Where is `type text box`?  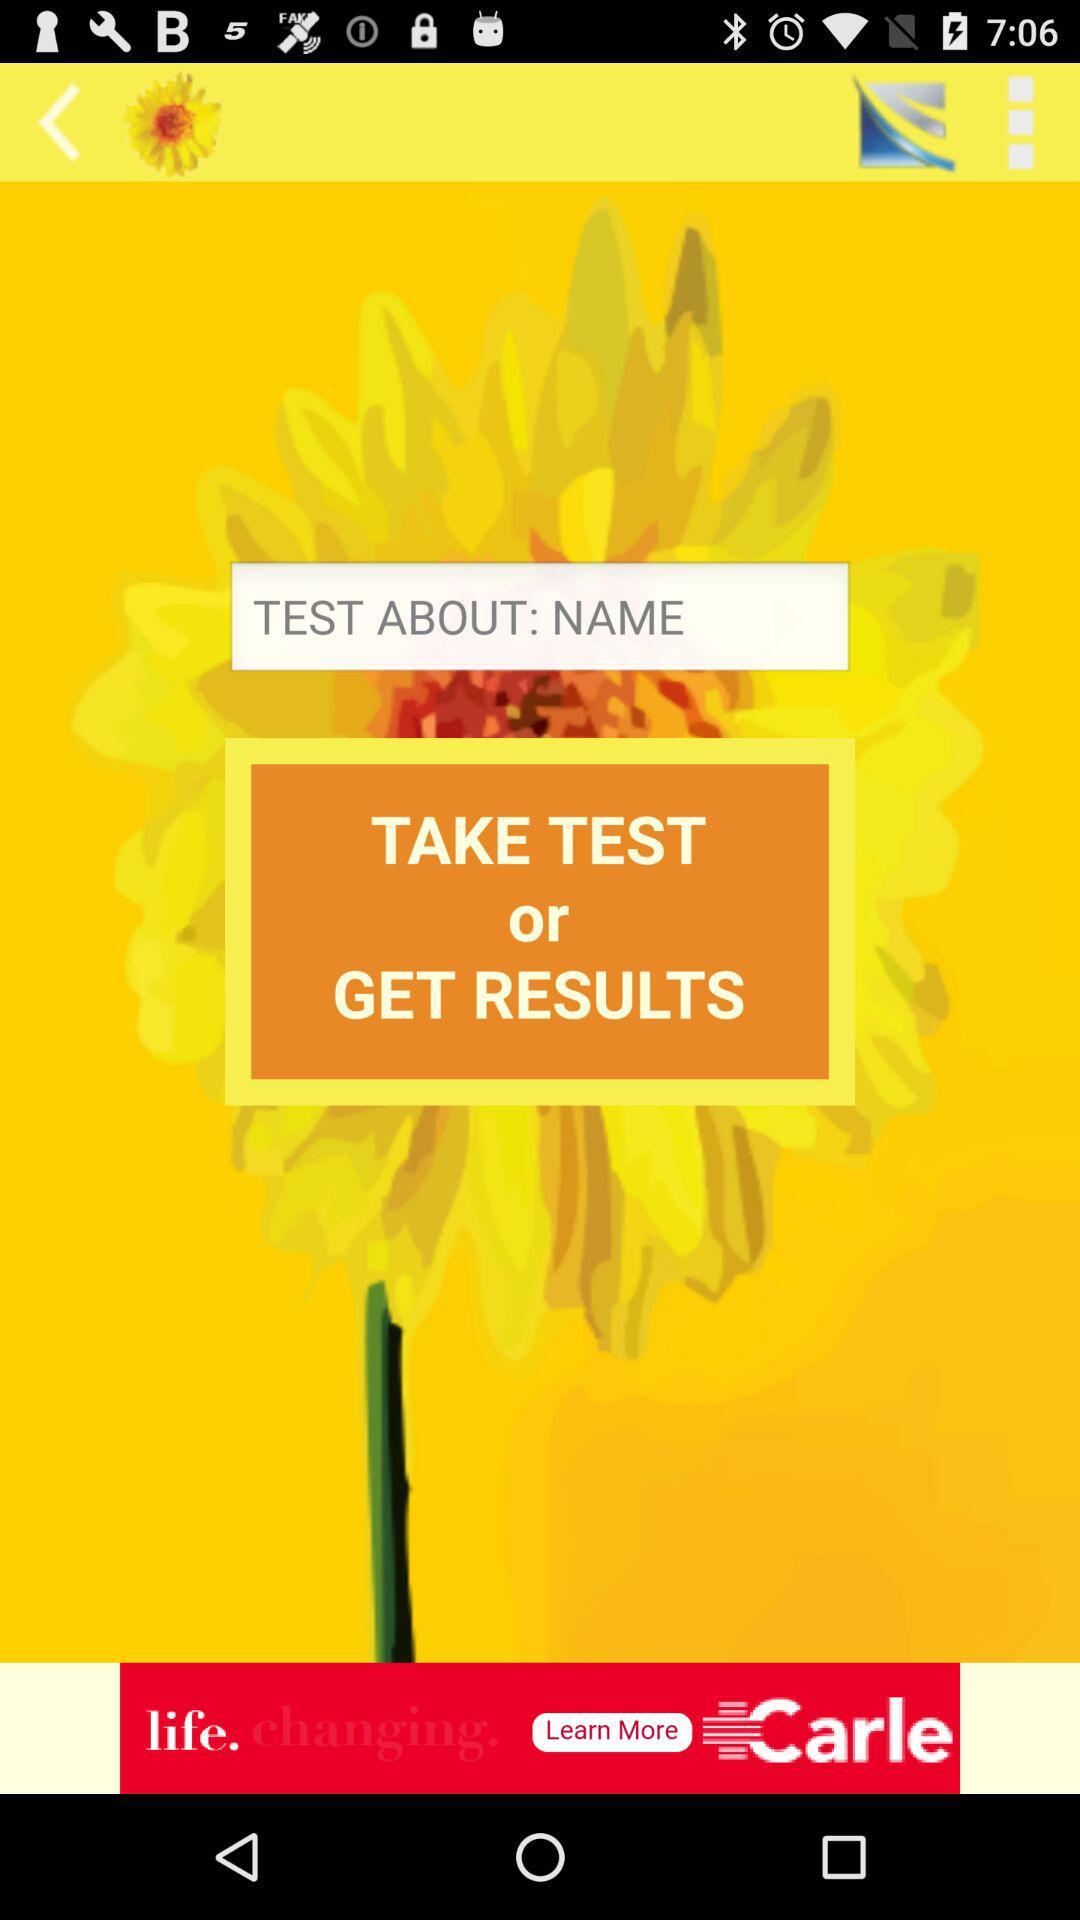 type text box is located at coordinates (540, 621).